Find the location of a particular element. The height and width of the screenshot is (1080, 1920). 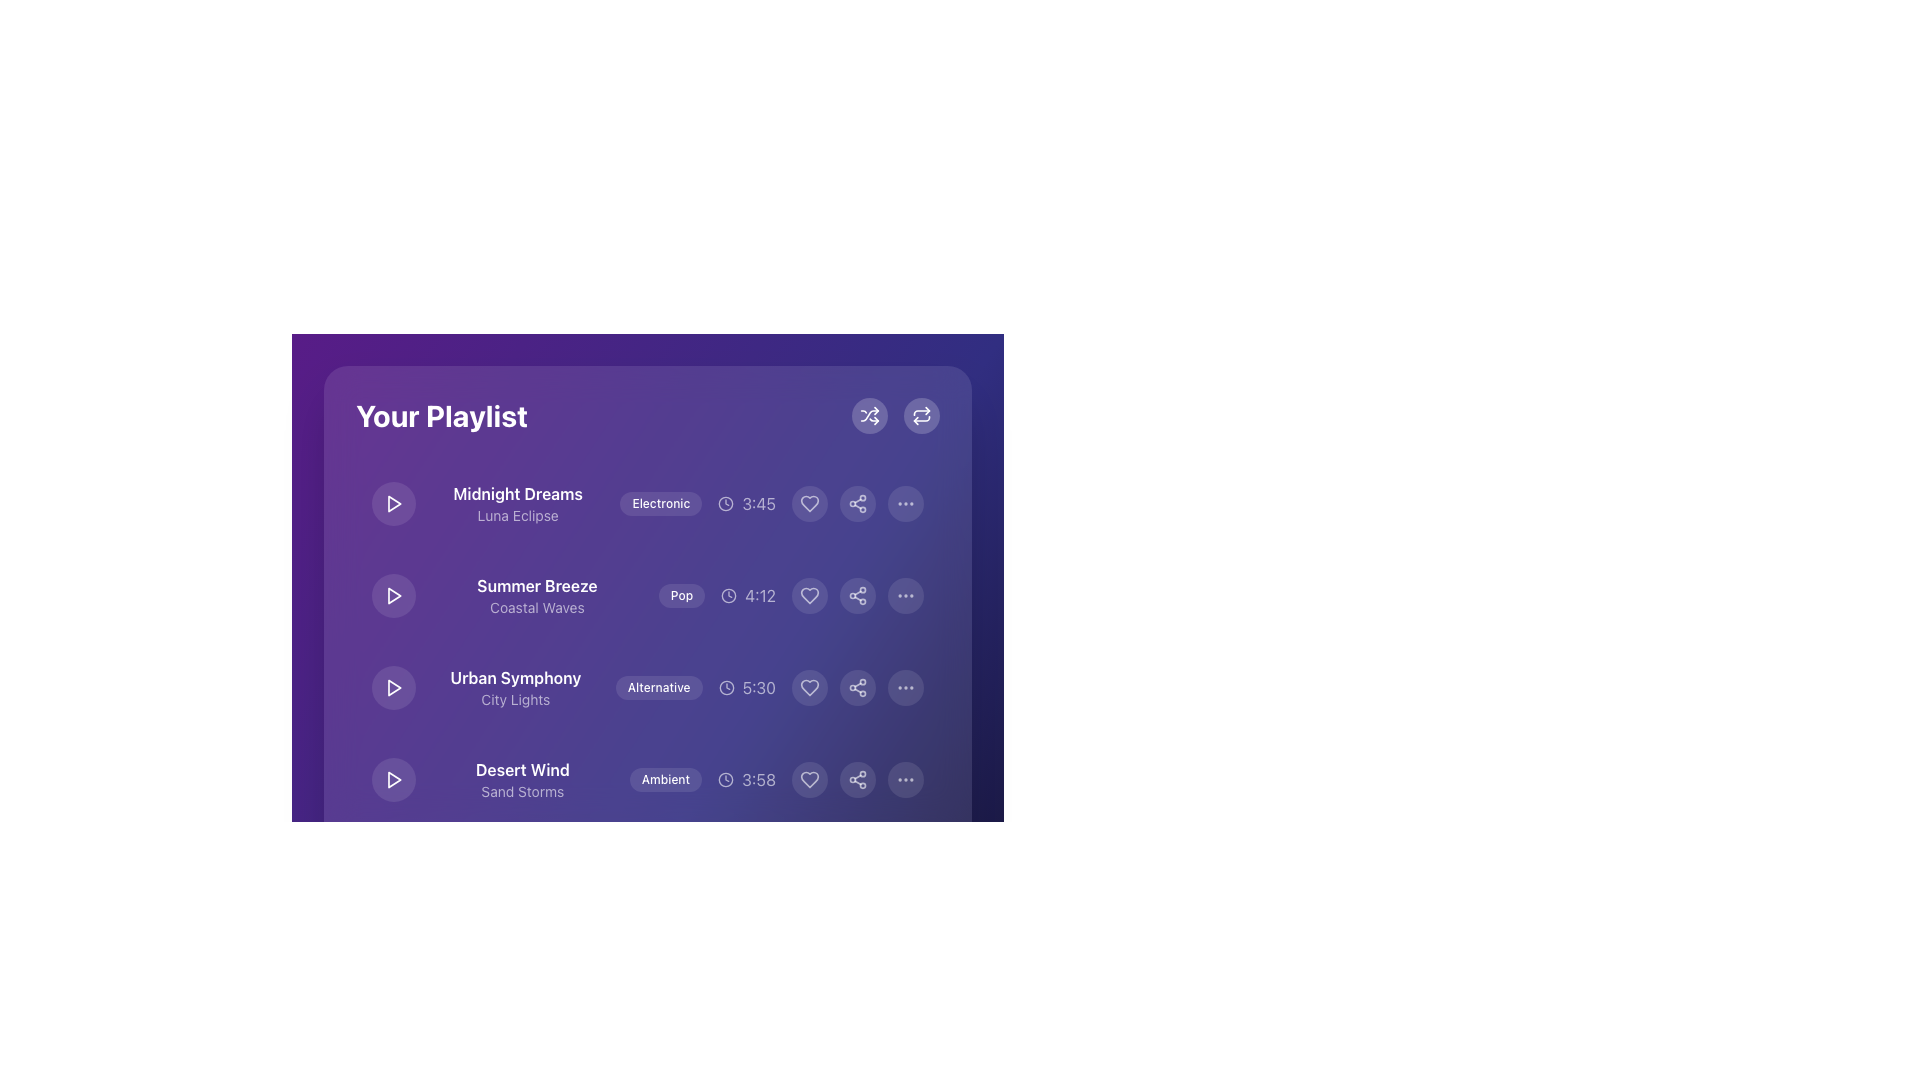

the circular button with three horizontal dots on the right side of the actions section for the 'Summer Breeze' playlist item is located at coordinates (905, 595).